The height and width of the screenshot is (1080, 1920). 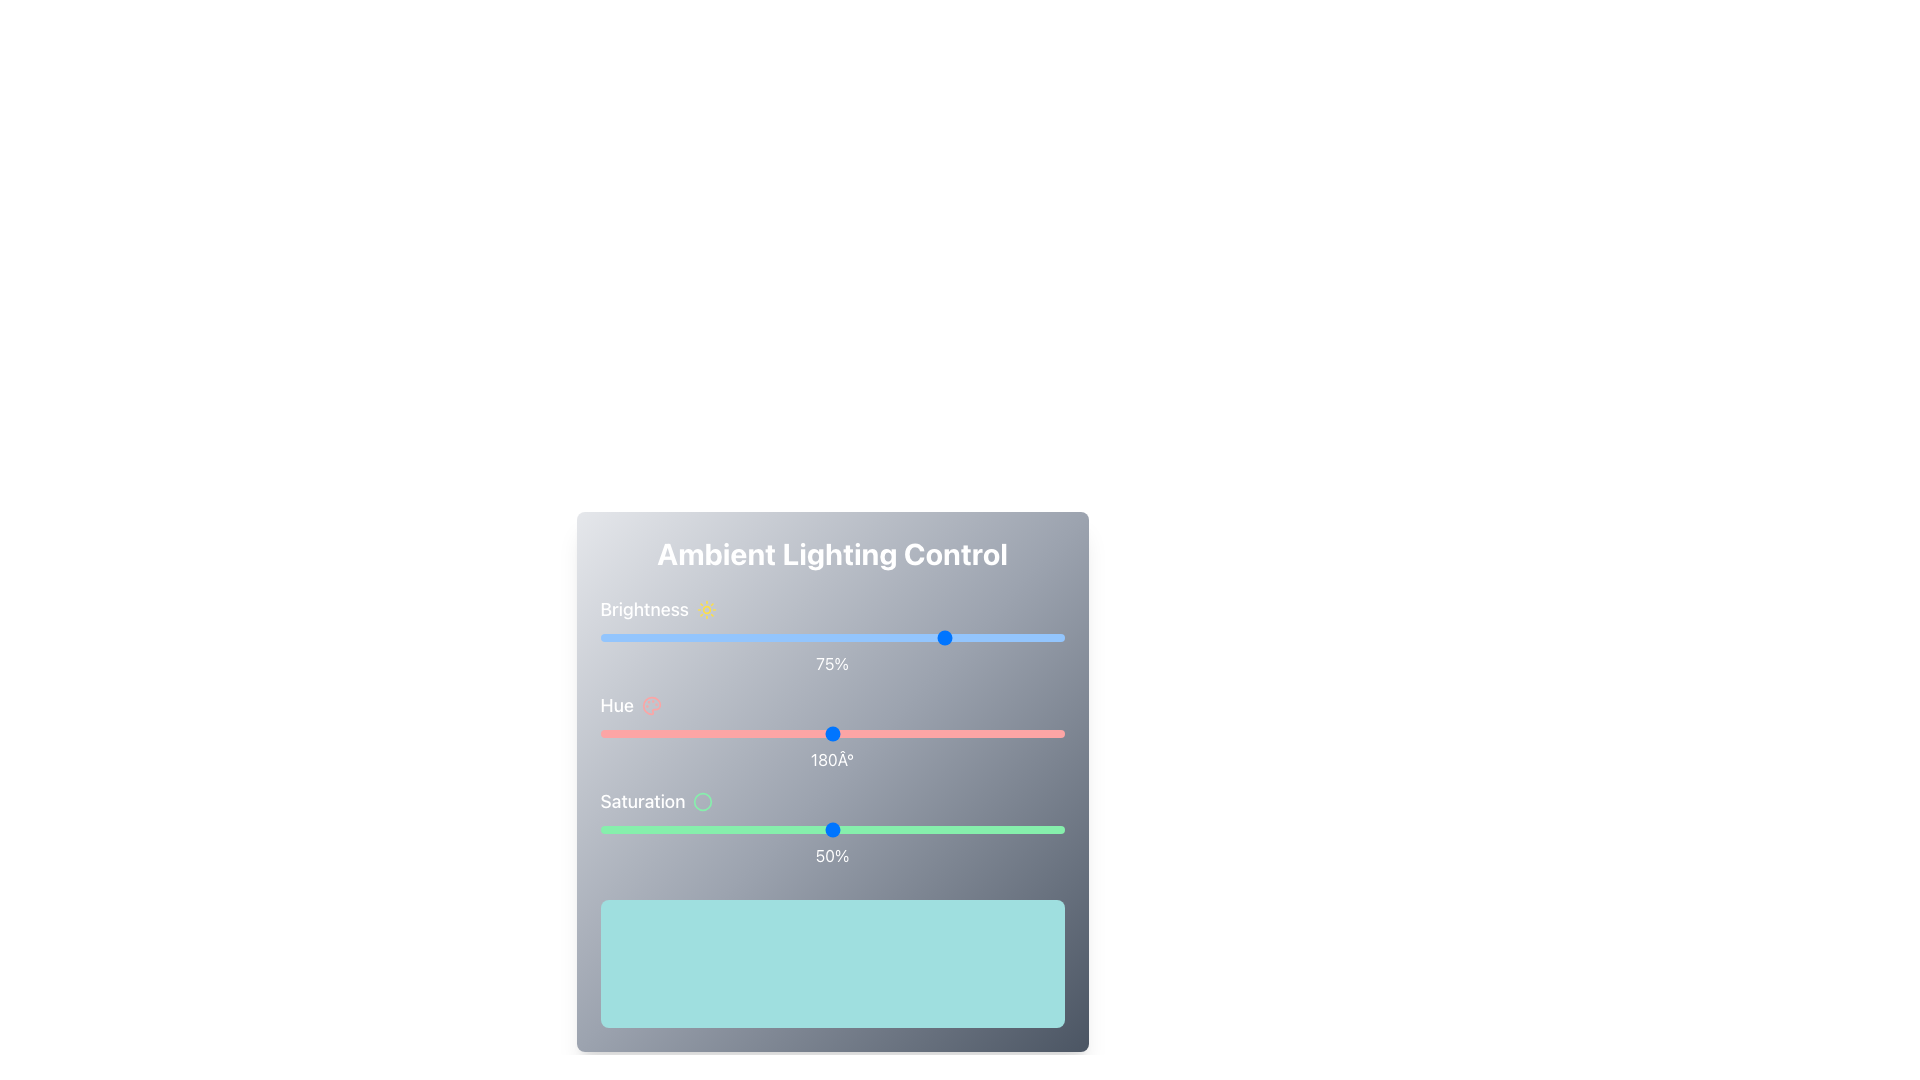 I want to click on saturation, so click(x=789, y=829).